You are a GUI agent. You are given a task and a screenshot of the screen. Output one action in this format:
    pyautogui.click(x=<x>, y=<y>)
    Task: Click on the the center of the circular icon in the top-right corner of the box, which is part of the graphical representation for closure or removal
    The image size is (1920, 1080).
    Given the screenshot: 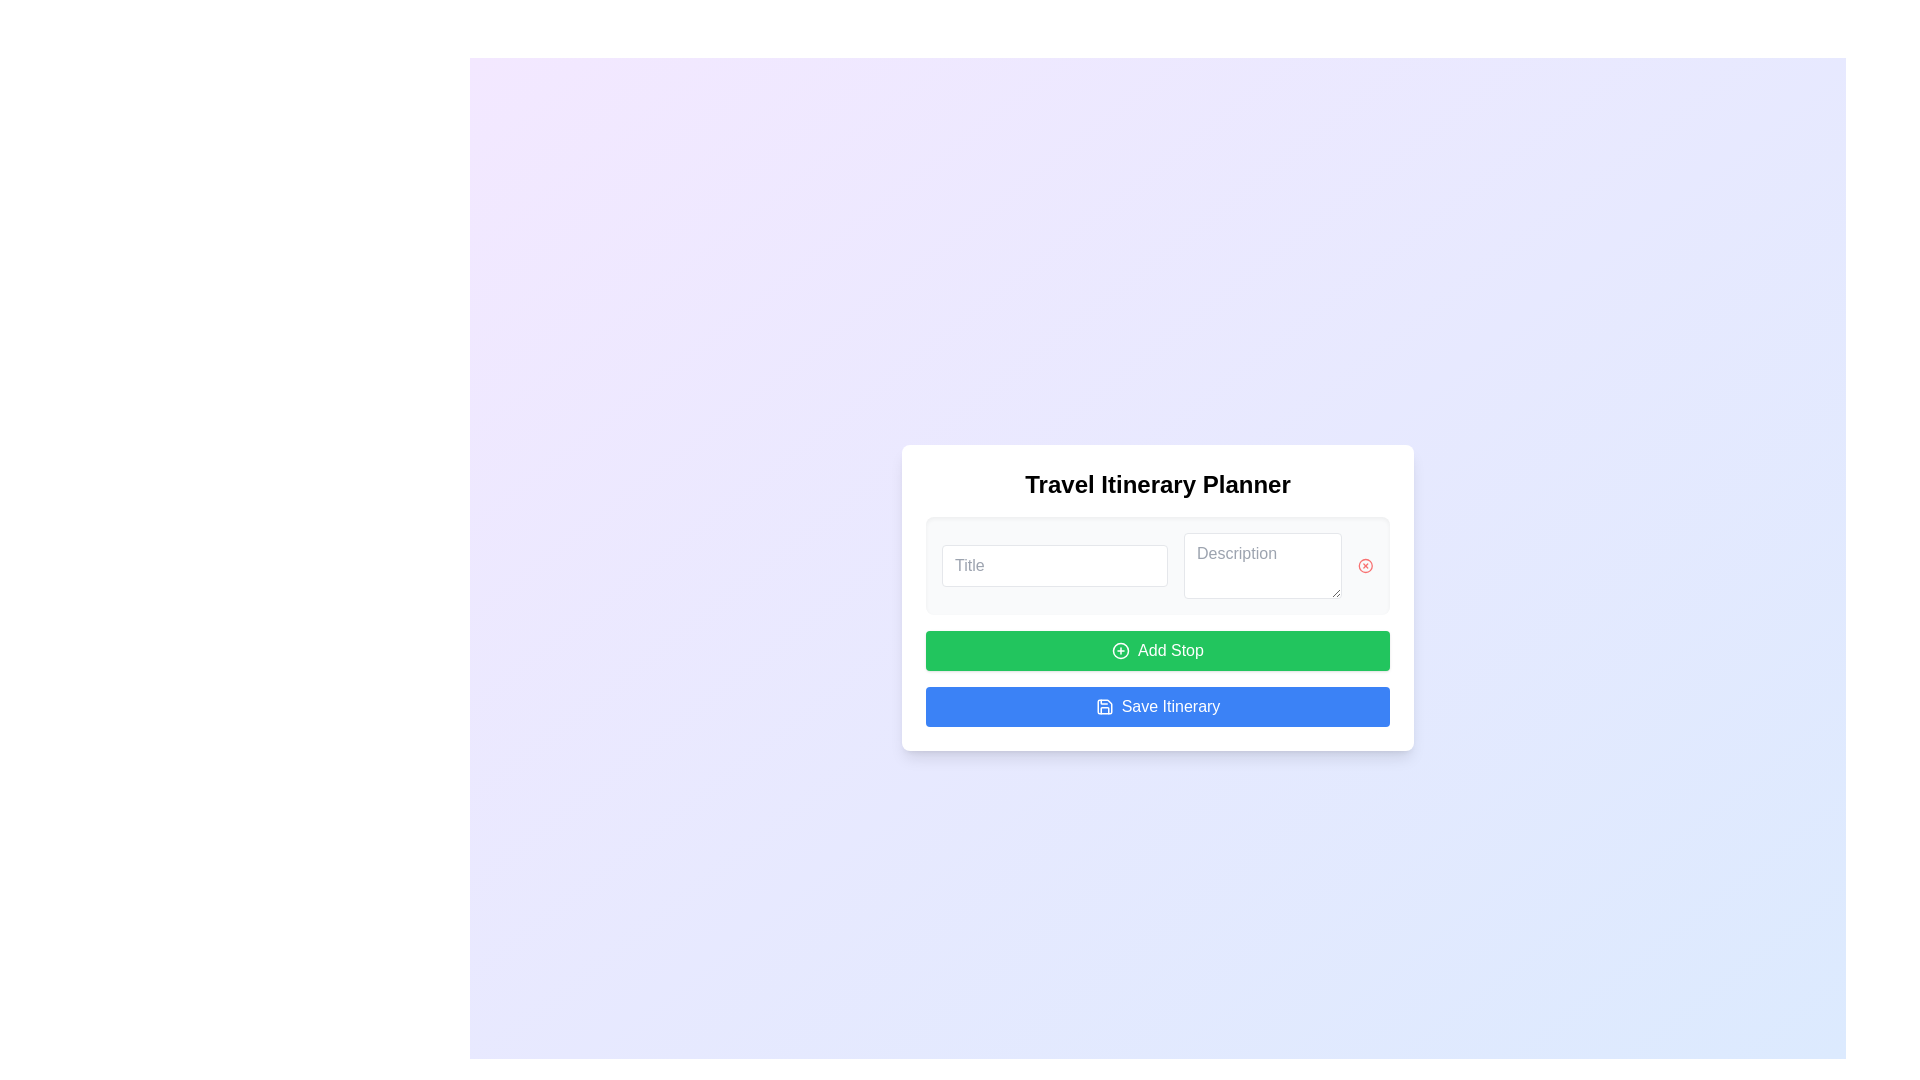 What is the action you would take?
    pyautogui.click(x=1365, y=566)
    